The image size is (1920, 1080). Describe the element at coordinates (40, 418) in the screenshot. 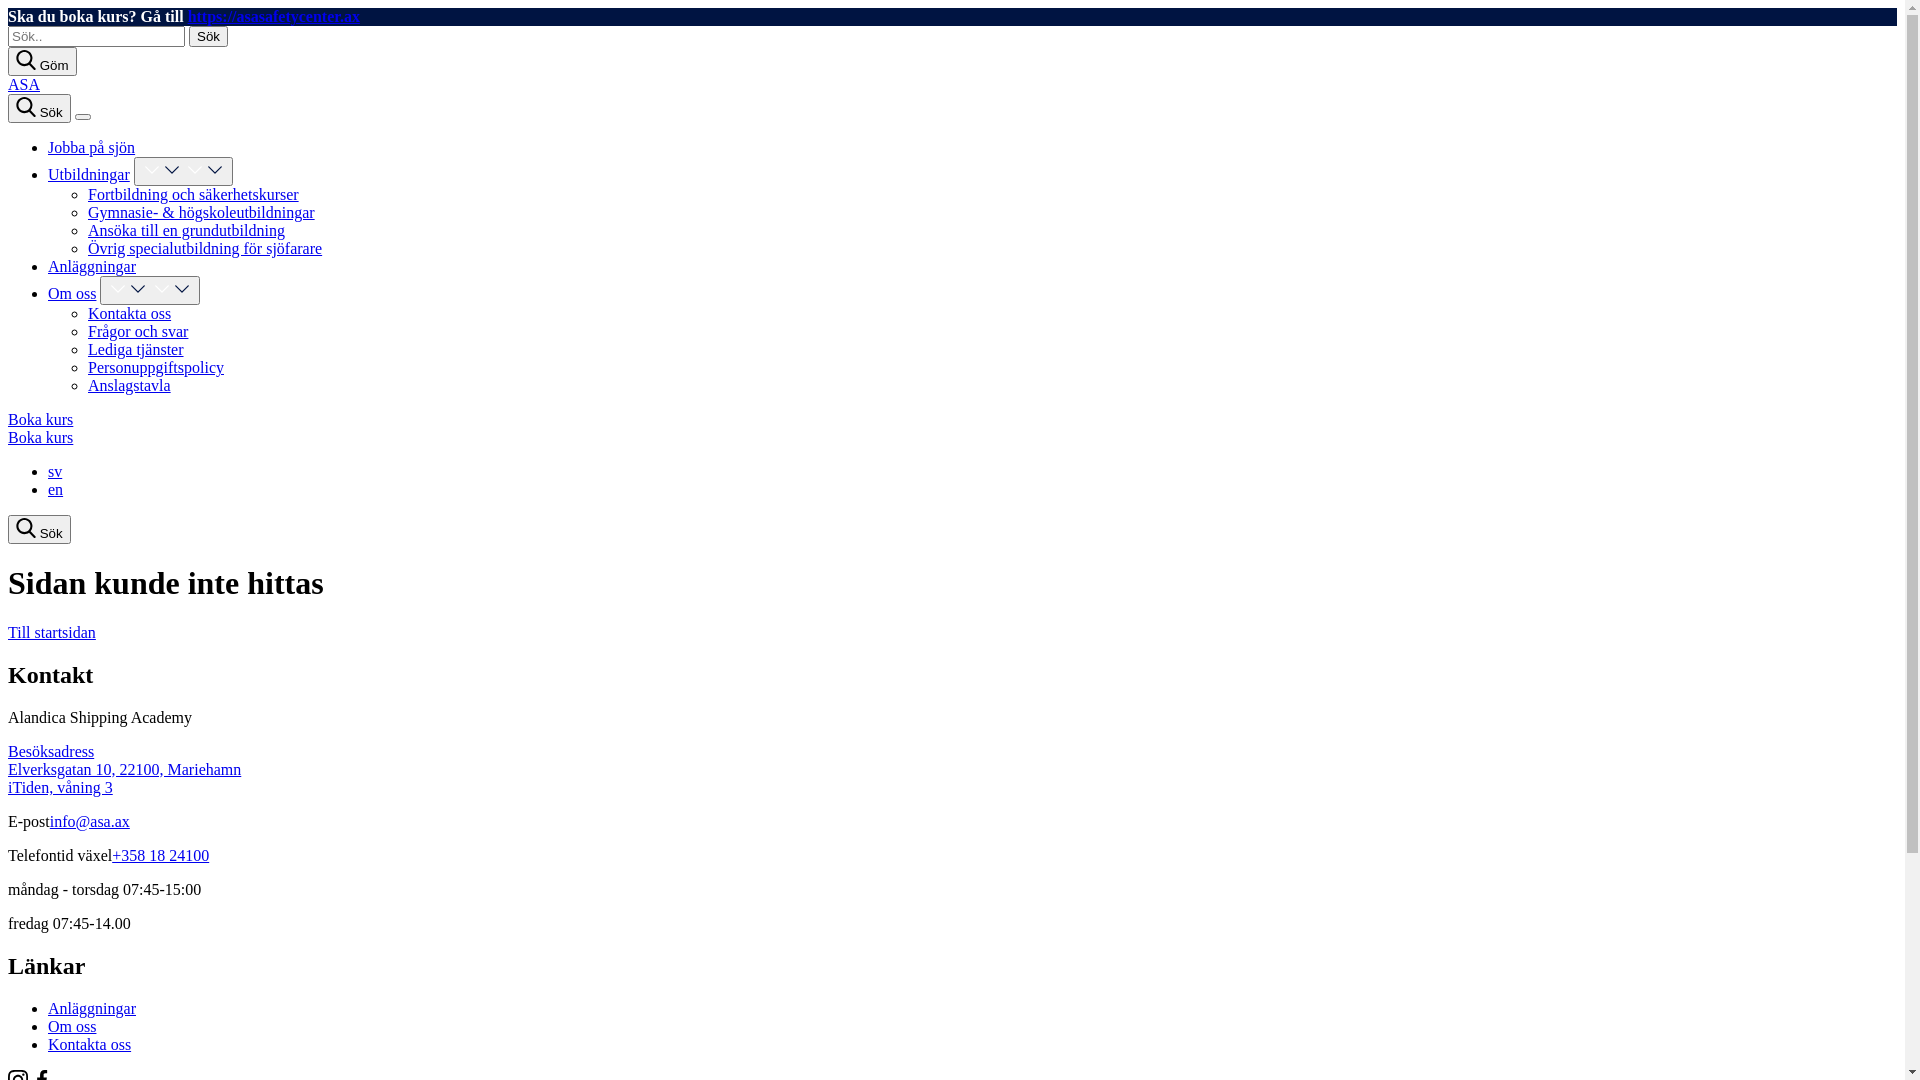

I see `'Boka kurs'` at that location.